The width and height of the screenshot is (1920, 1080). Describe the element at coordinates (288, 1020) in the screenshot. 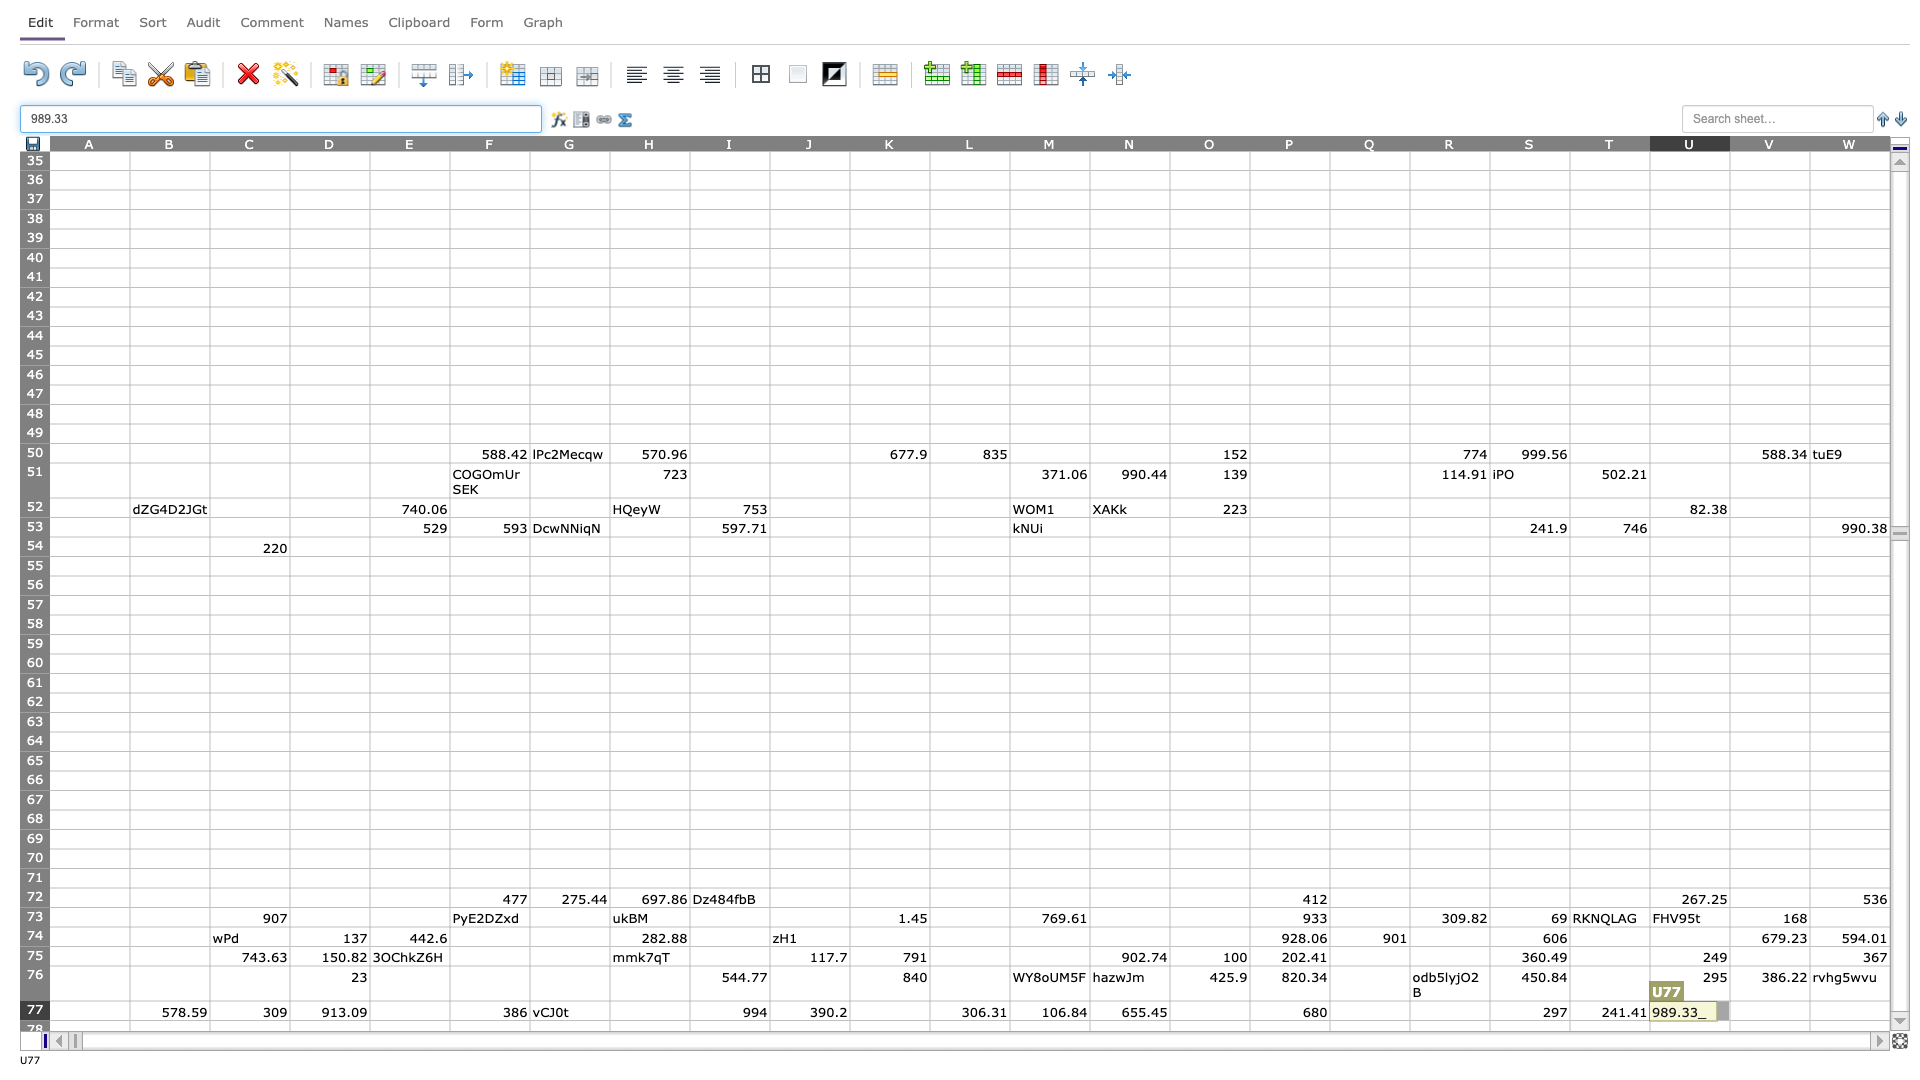

I see `Top left of cell D78` at that location.